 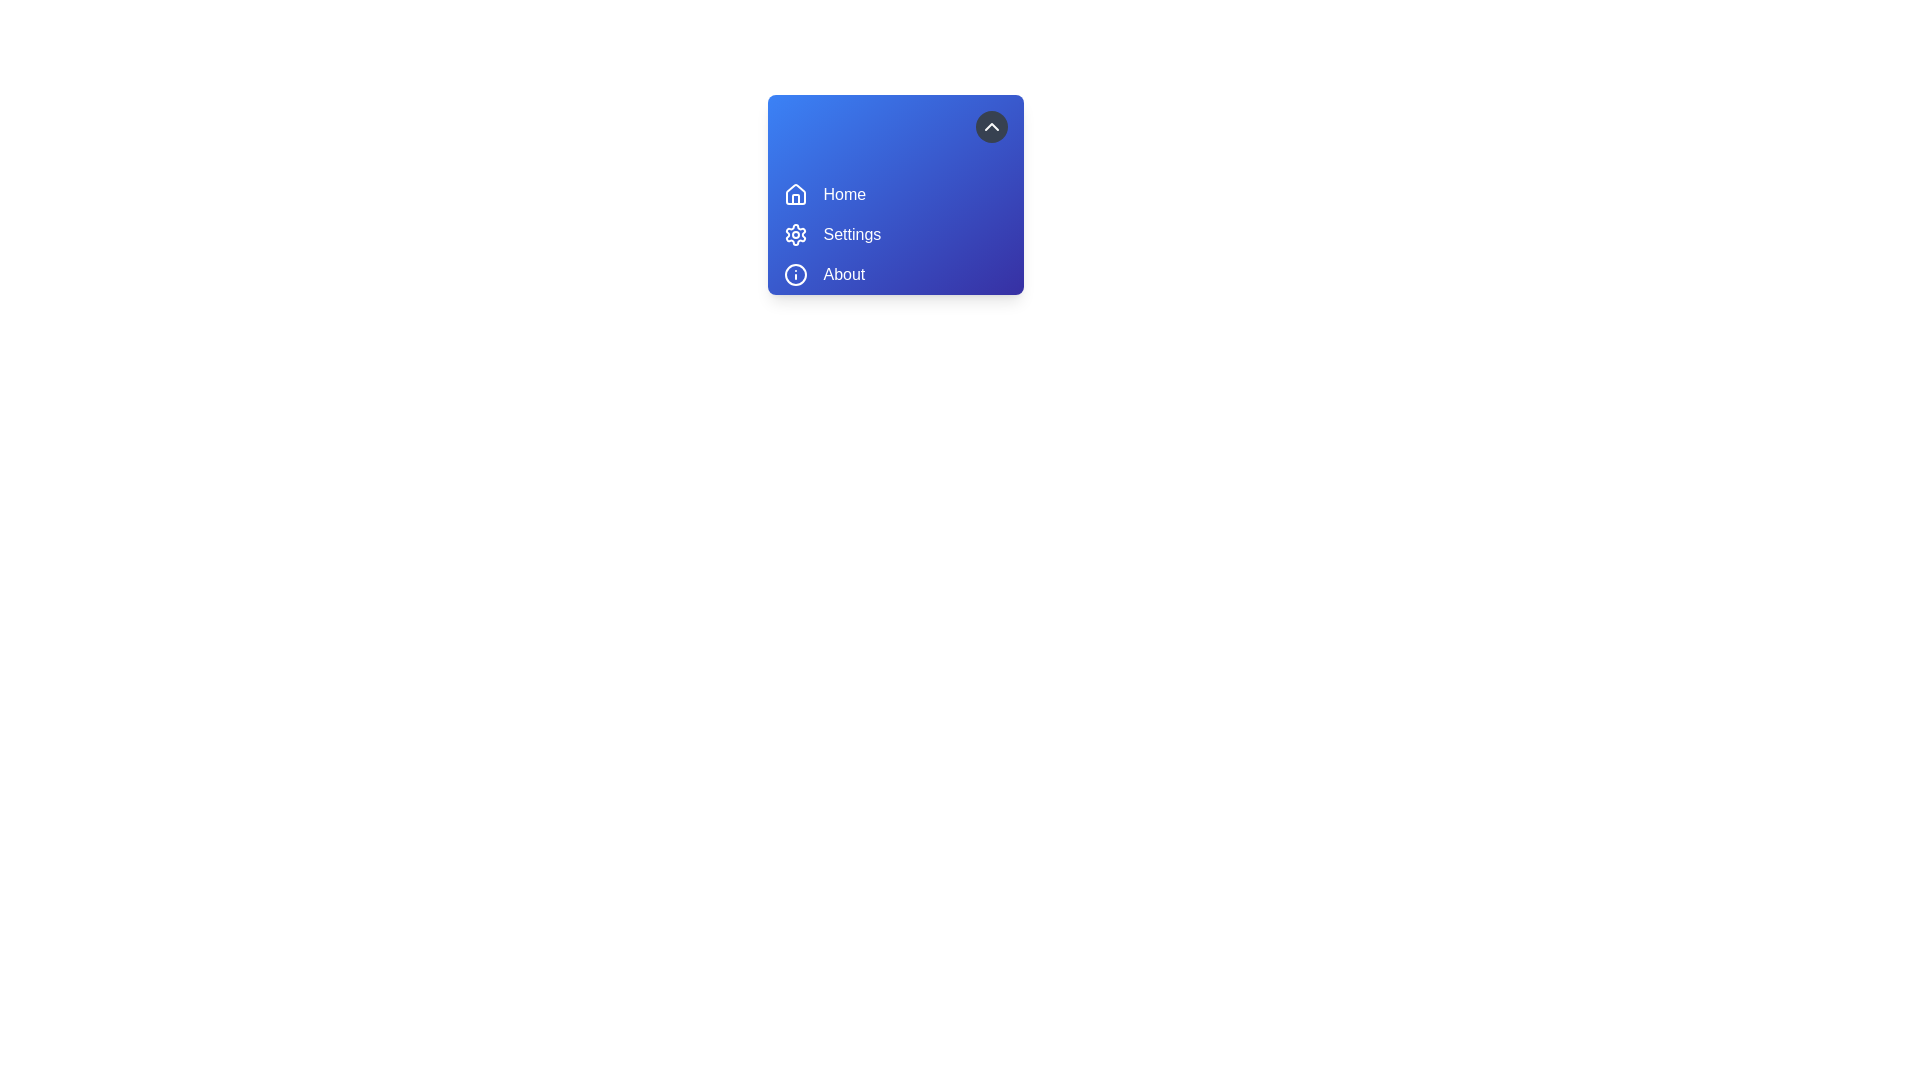 What do you see at coordinates (894, 195) in the screenshot?
I see `the topmost menu item in the navigation menu, which is positioned directly above the 'Settings' menu item` at bounding box center [894, 195].